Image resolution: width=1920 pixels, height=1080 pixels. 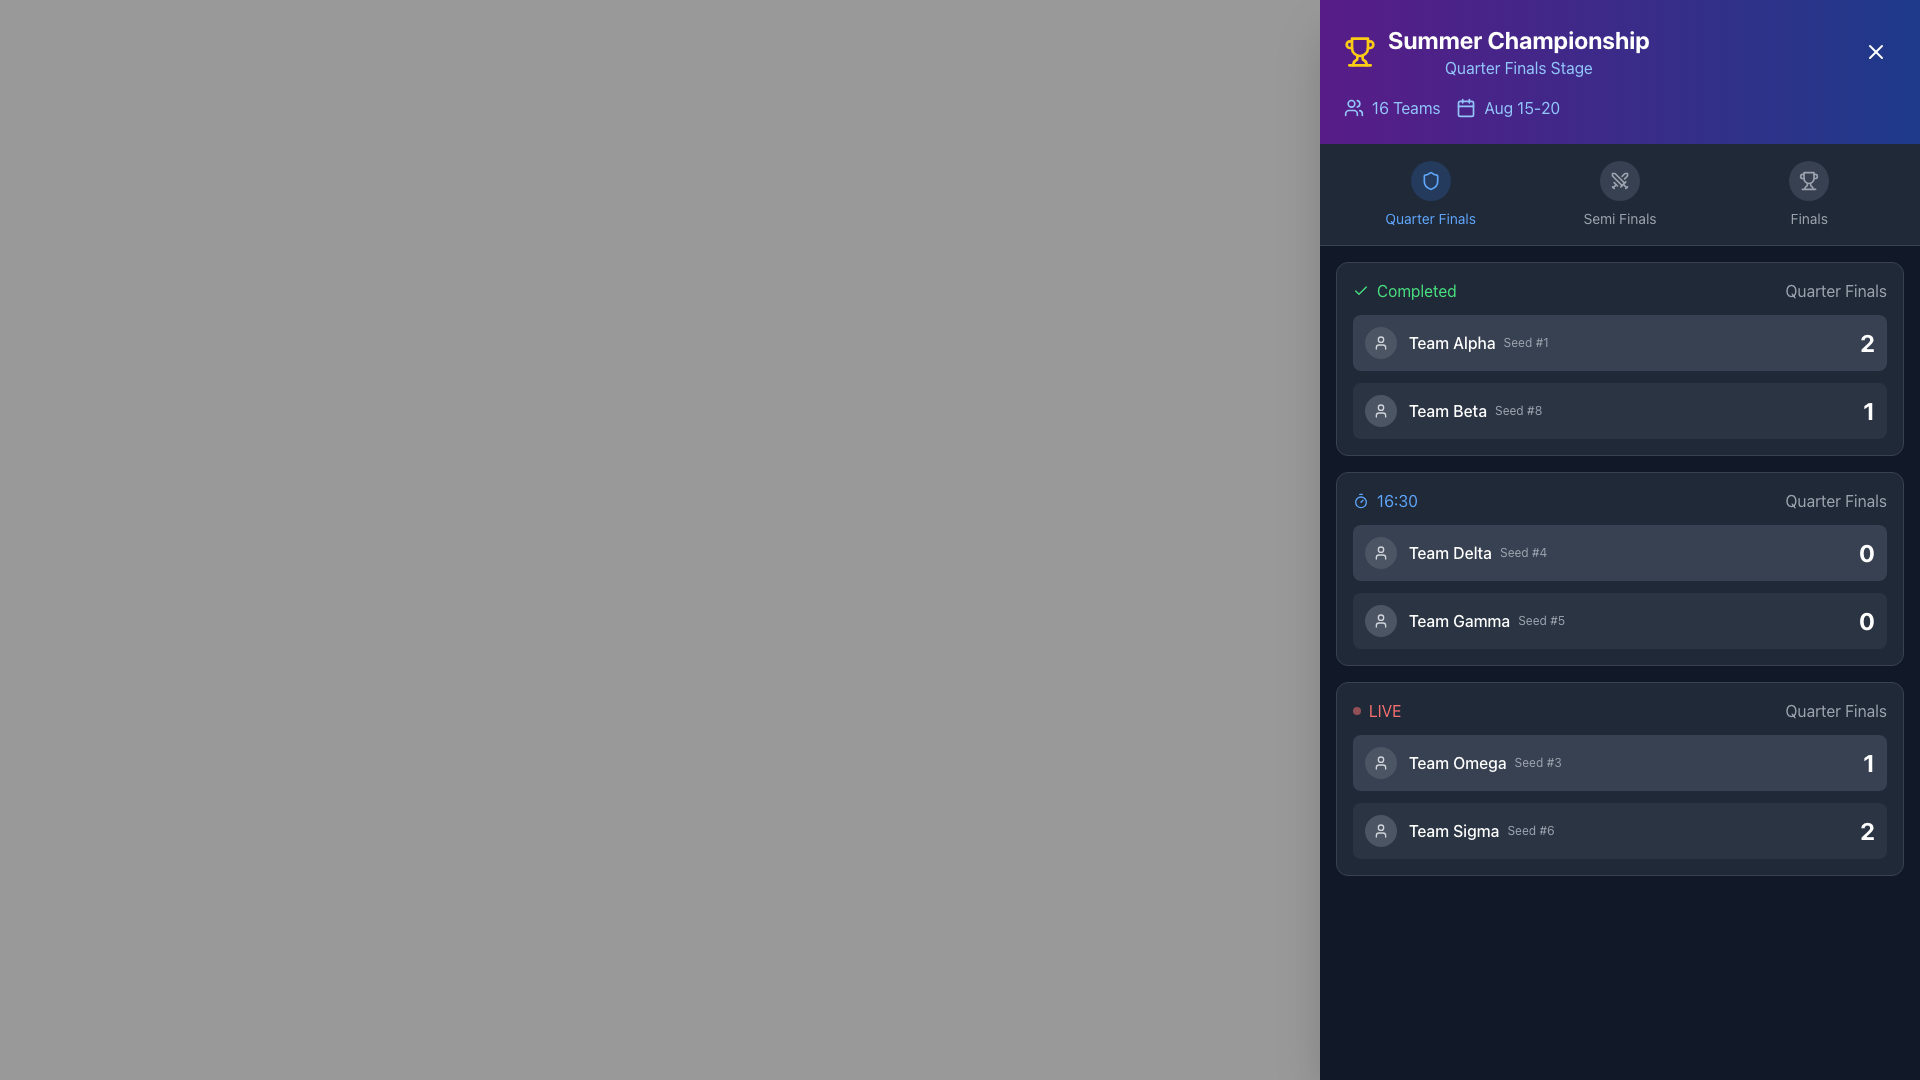 I want to click on text label displaying 'Semi Finals' in a small, light gray font located in the navigation bar below the 'Summer Championship' section header, so click(x=1619, y=219).